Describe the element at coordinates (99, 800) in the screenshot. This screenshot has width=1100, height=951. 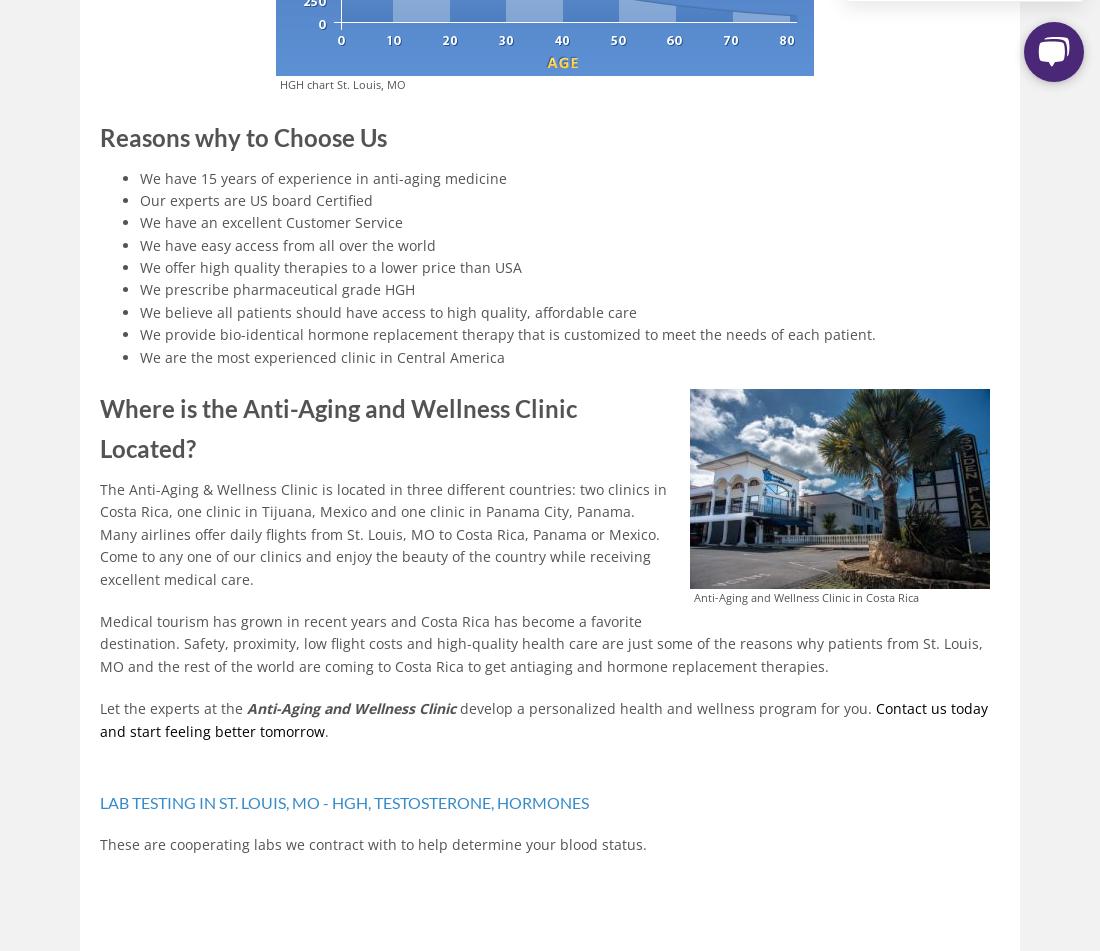
I see `'LAB TESTING IN St. Louis, MO - HGH, TESTOSTERONE, HORMONES'` at that location.